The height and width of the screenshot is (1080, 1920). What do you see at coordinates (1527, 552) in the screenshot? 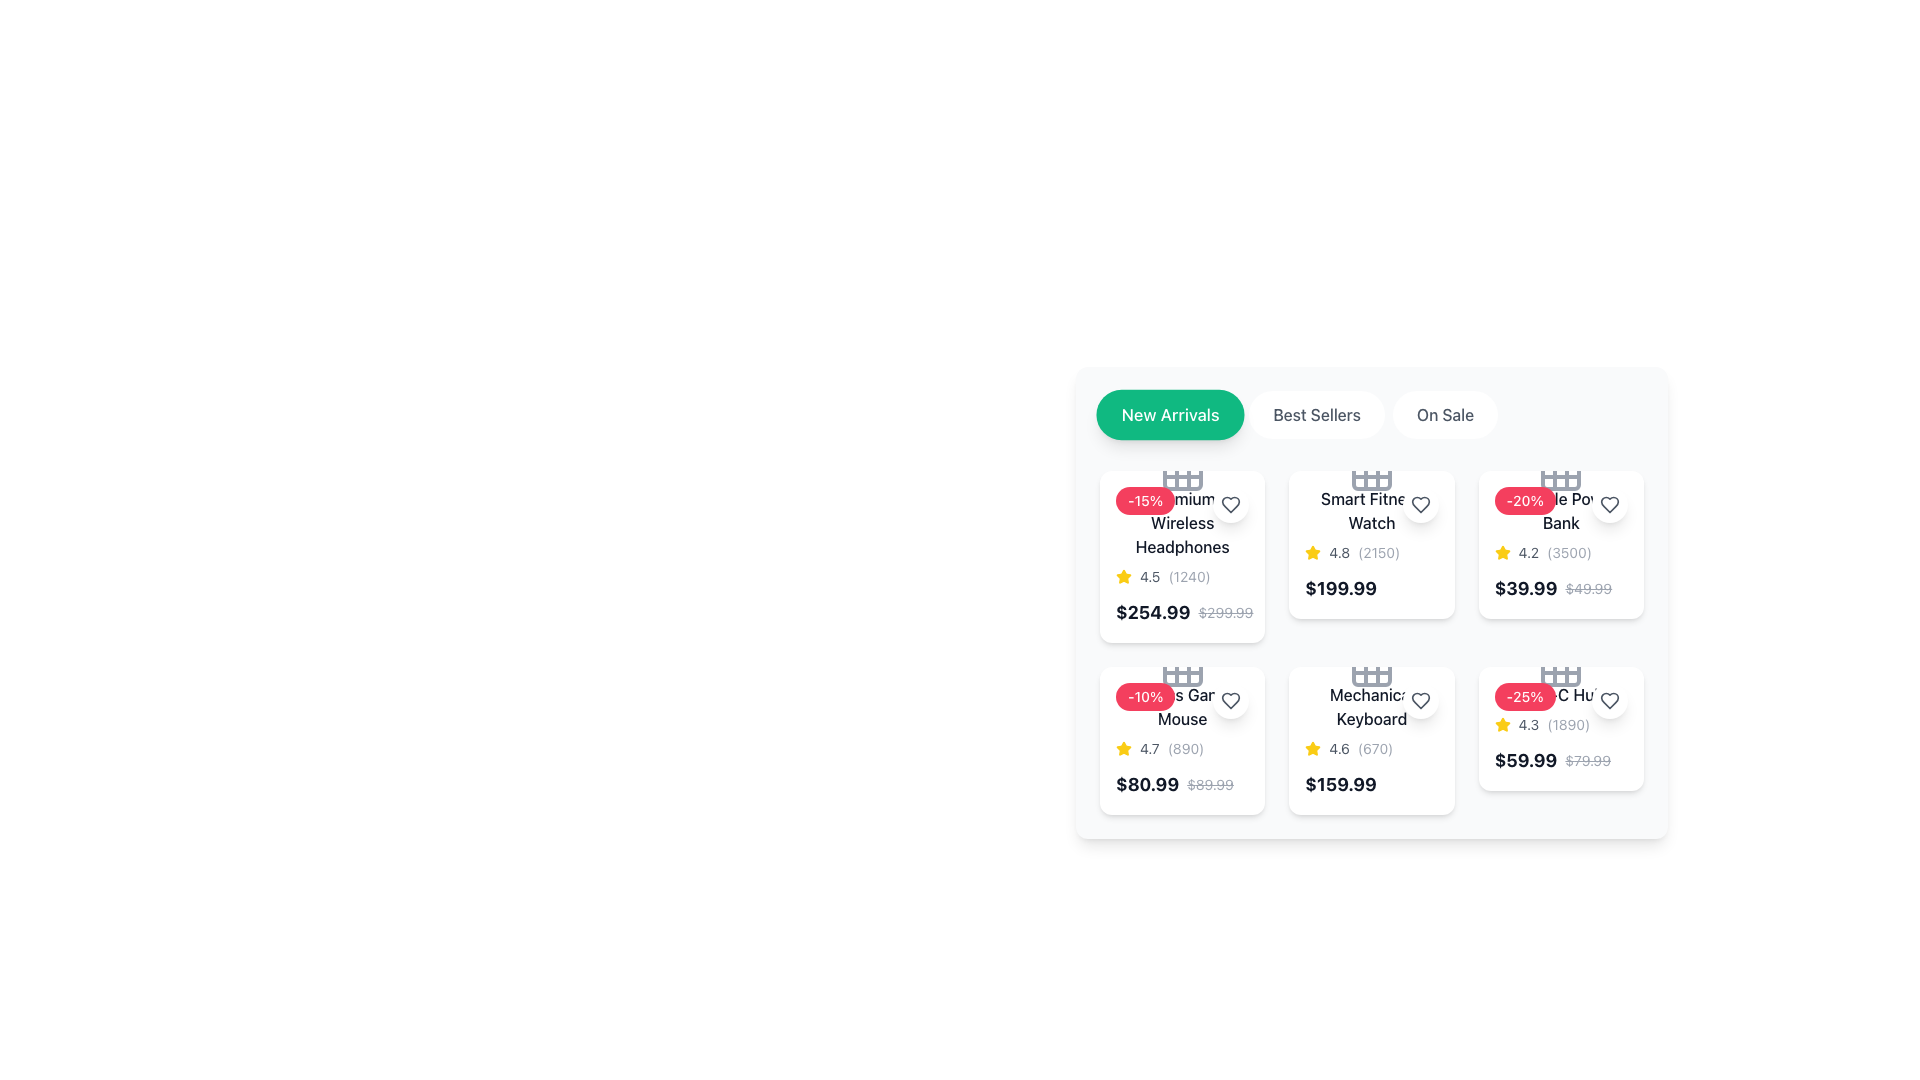
I see `the average rating text component that indicates the product's quality, positioned between a golden star icon and the numerical text '(3500).'` at bounding box center [1527, 552].